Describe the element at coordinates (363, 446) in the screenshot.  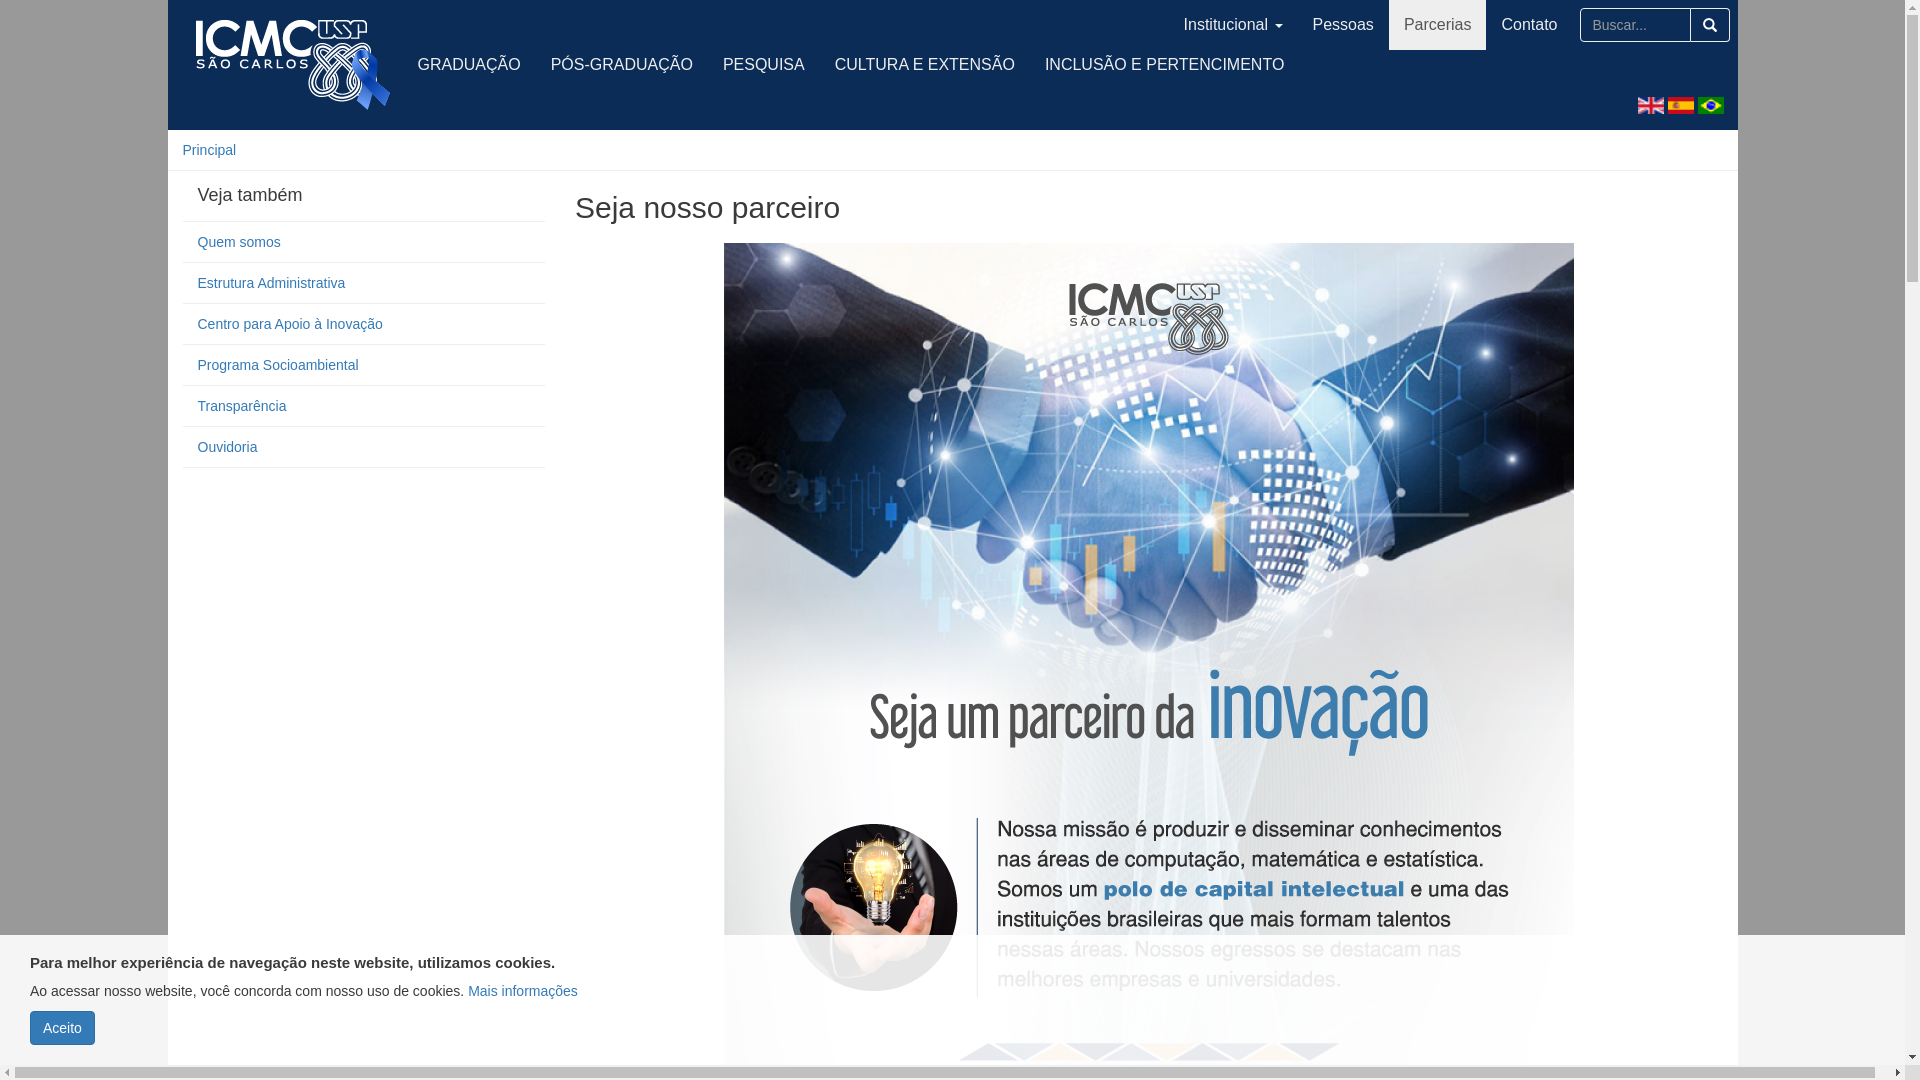
I see `'Ouvidoria'` at that location.